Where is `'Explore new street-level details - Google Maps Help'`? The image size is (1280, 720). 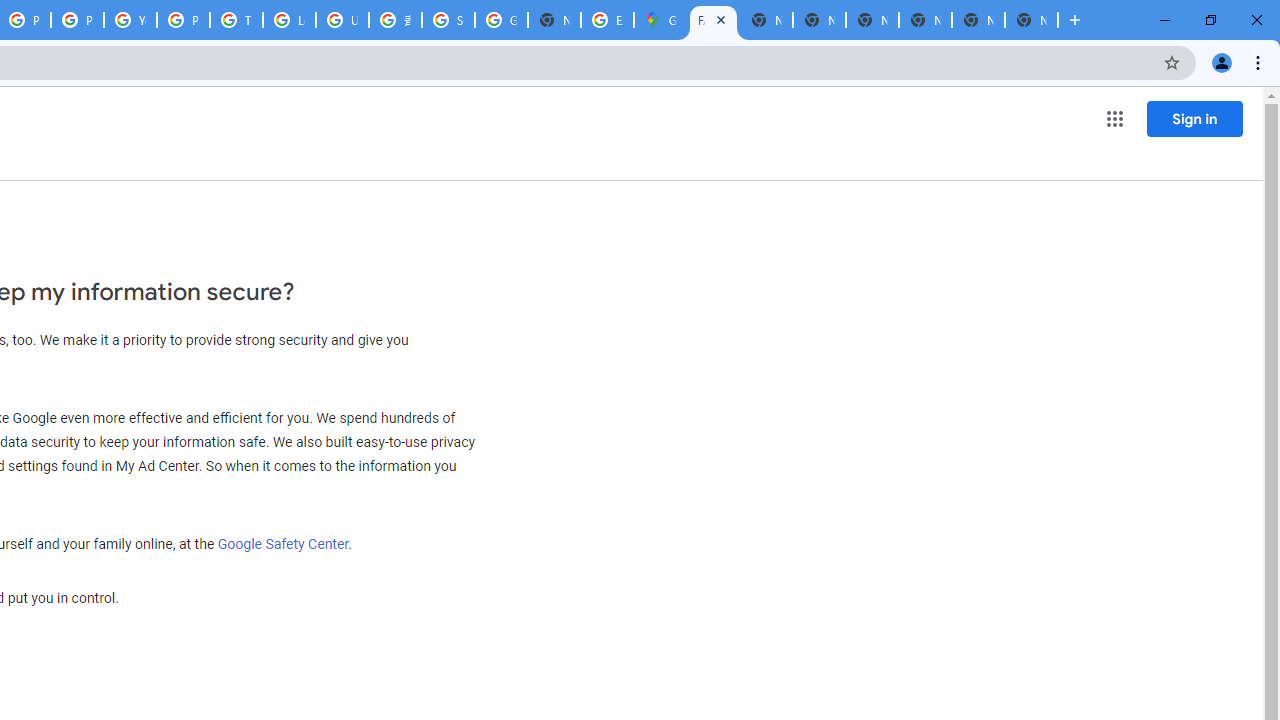
'Explore new street-level details - Google Maps Help' is located at coordinates (606, 20).